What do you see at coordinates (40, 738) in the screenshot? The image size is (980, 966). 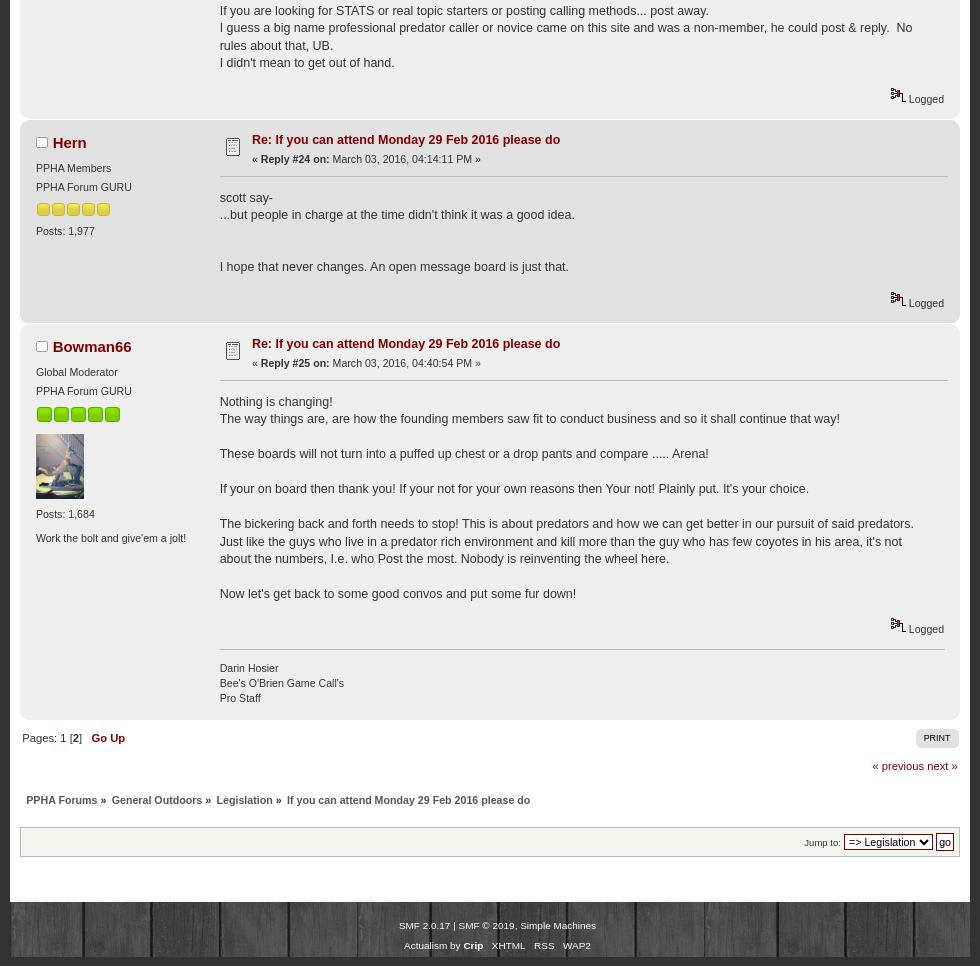 I see `'Pages:'` at bounding box center [40, 738].